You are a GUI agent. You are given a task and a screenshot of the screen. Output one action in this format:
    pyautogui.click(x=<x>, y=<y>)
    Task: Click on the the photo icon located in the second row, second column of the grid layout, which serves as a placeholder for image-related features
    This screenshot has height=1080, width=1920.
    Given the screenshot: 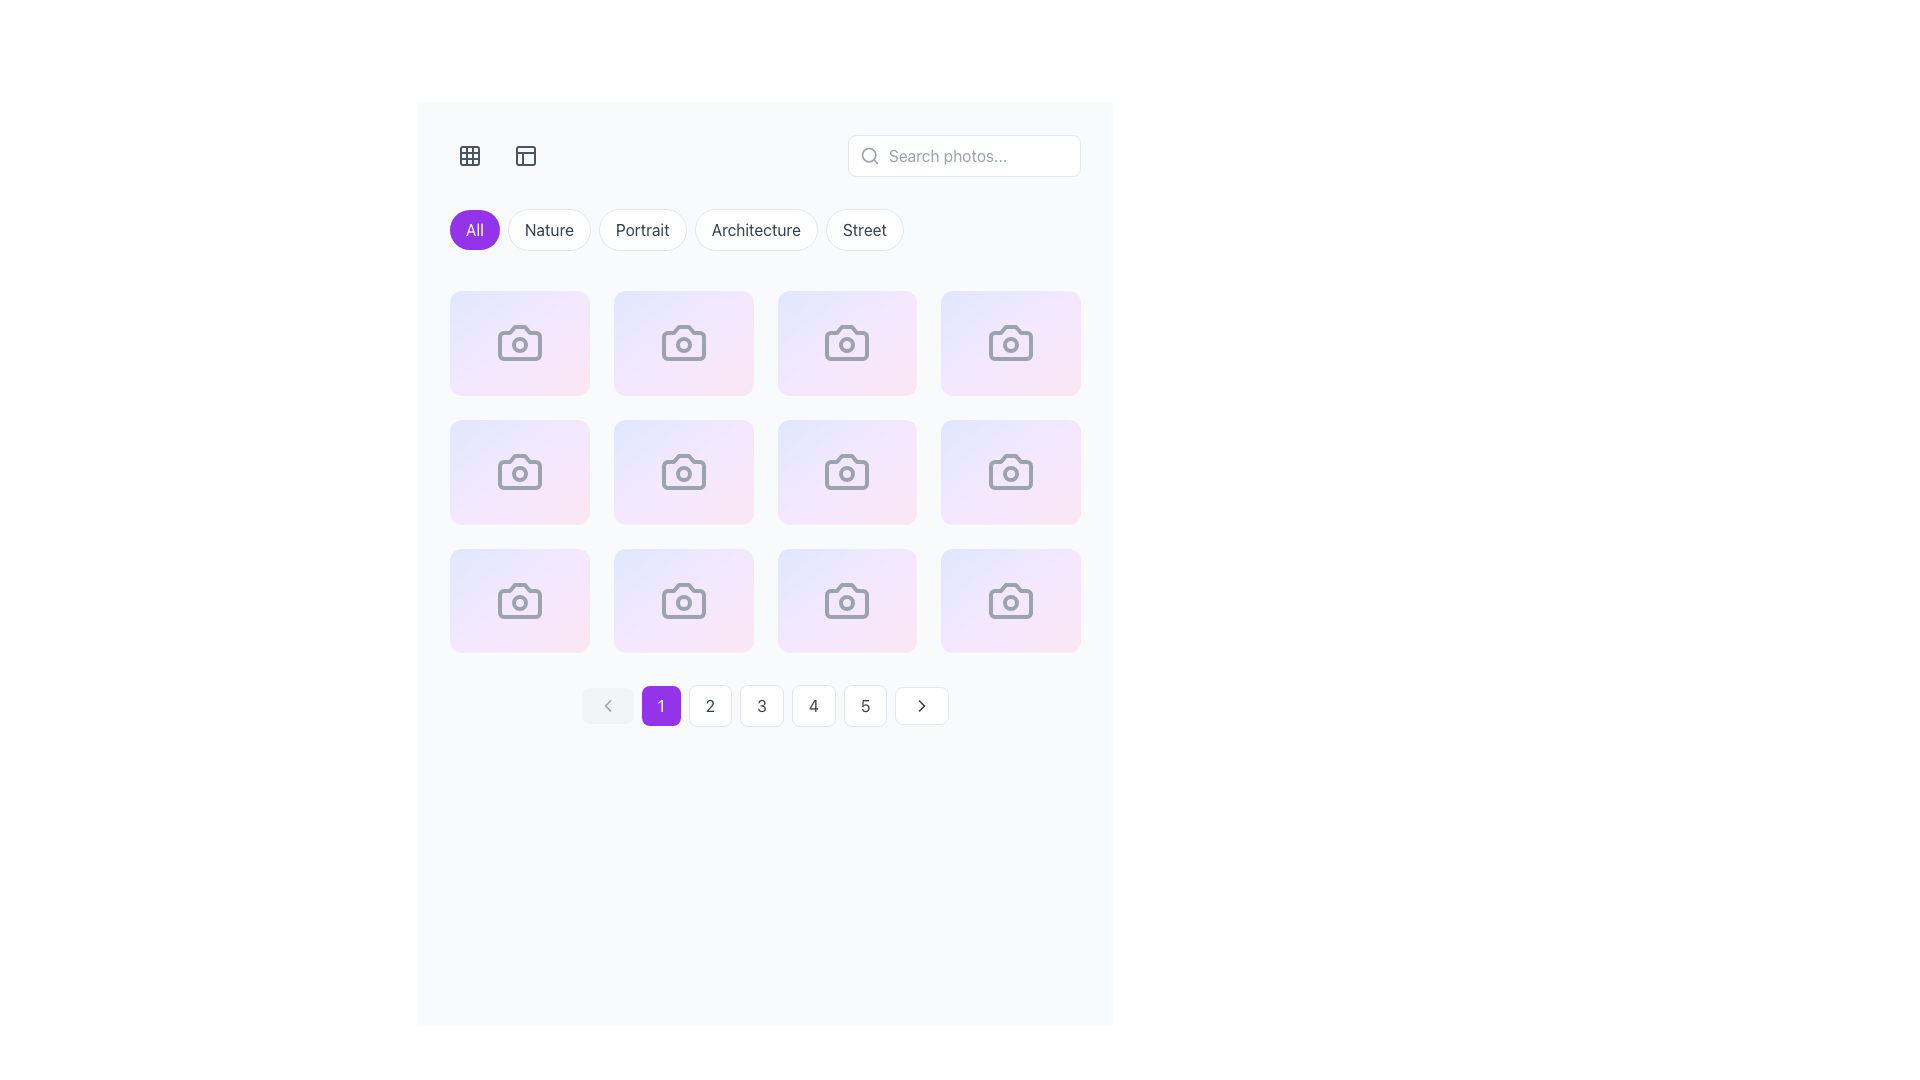 What is the action you would take?
    pyautogui.click(x=683, y=600)
    